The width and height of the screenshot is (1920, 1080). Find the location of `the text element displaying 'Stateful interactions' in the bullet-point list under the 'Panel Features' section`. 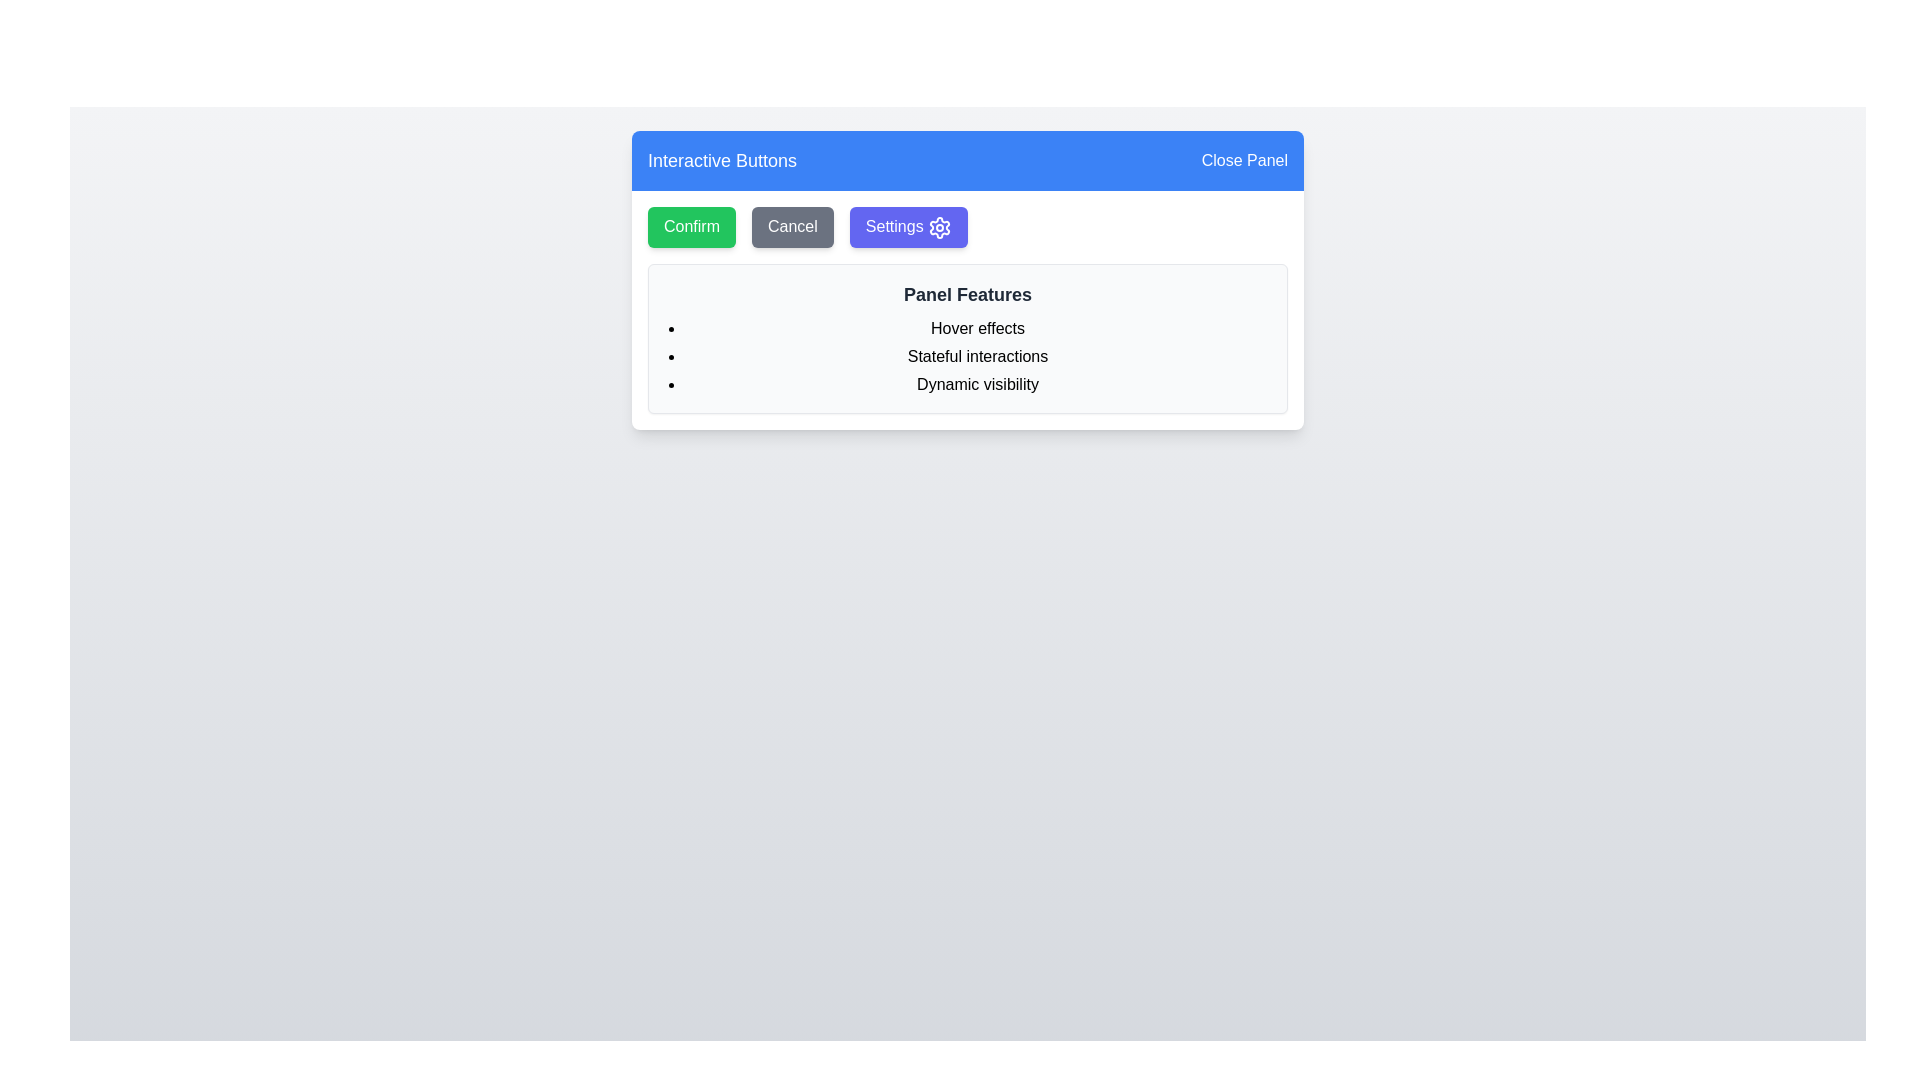

the text element displaying 'Stateful interactions' in the bullet-point list under the 'Panel Features' section is located at coordinates (978, 354).